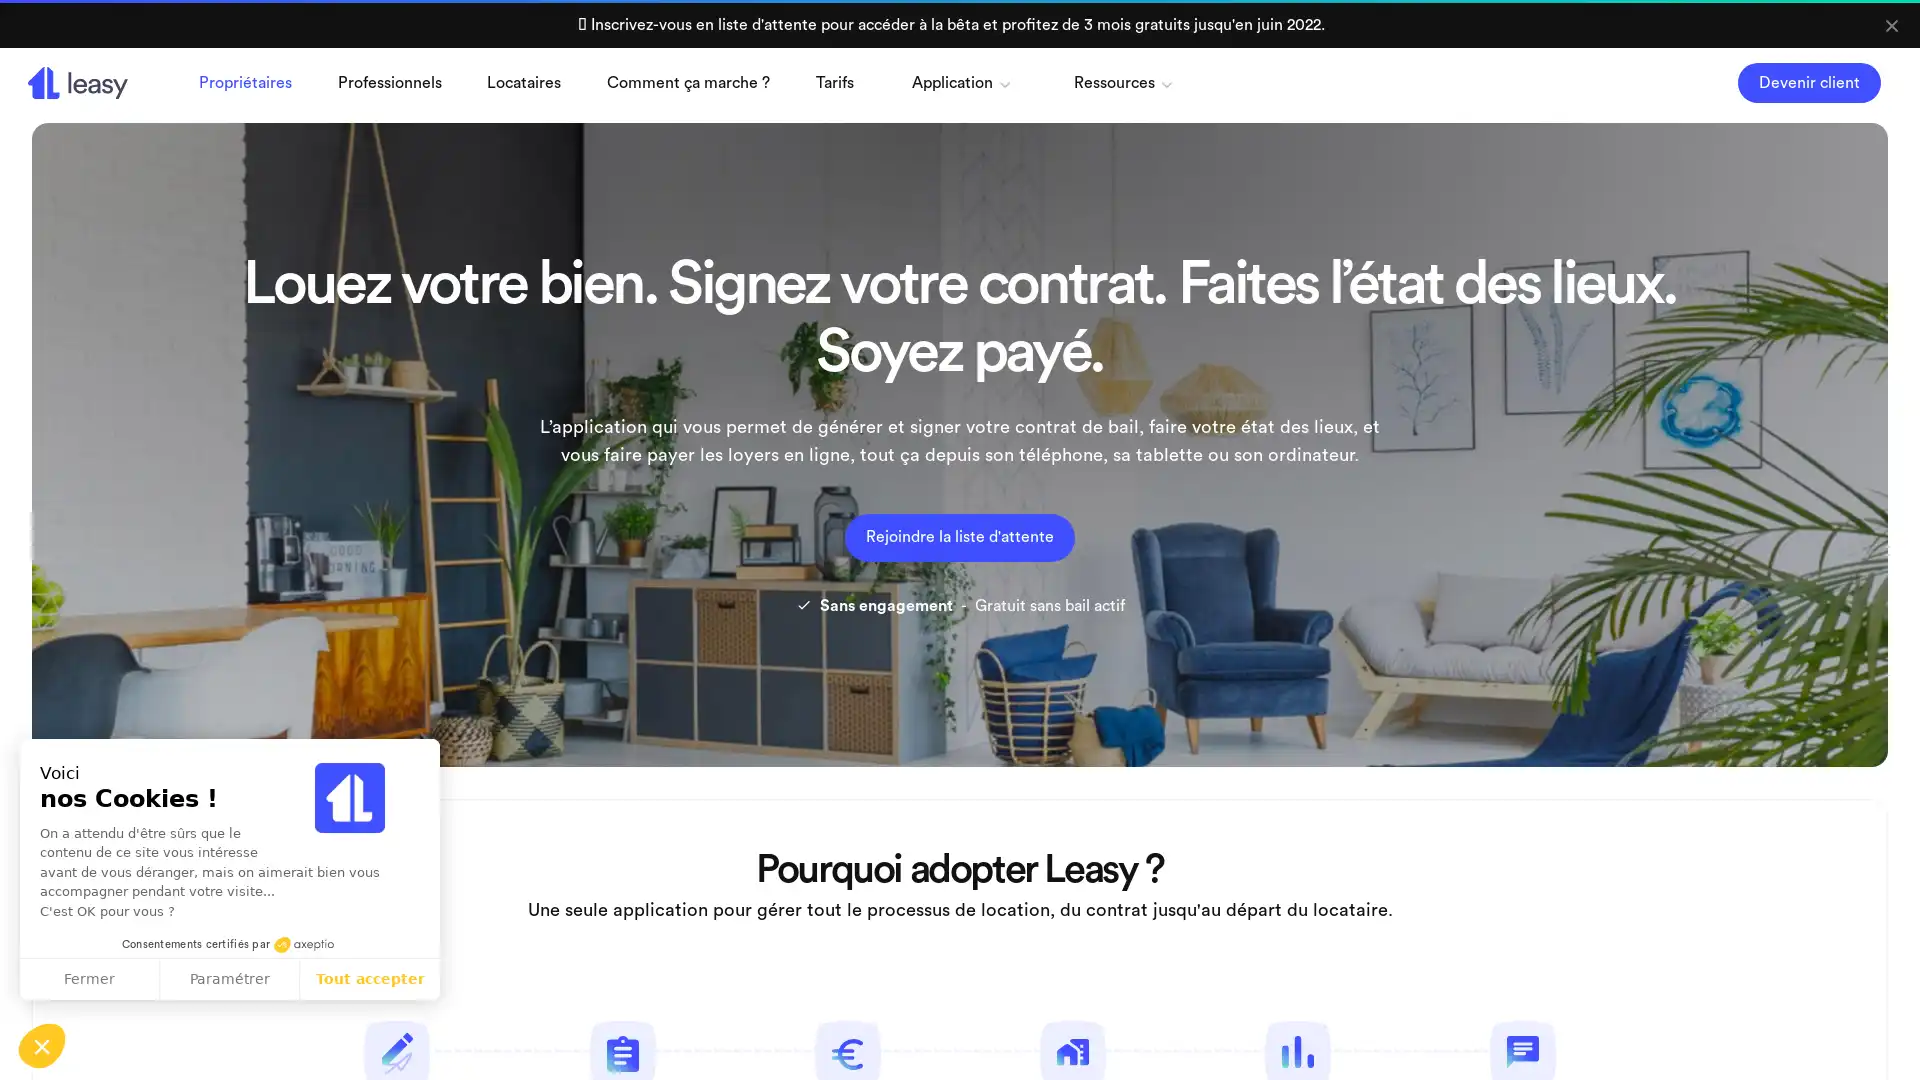 The height and width of the screenshot is (1080, 1920). I want to click on Consentements certifies par, so click(229, 944).